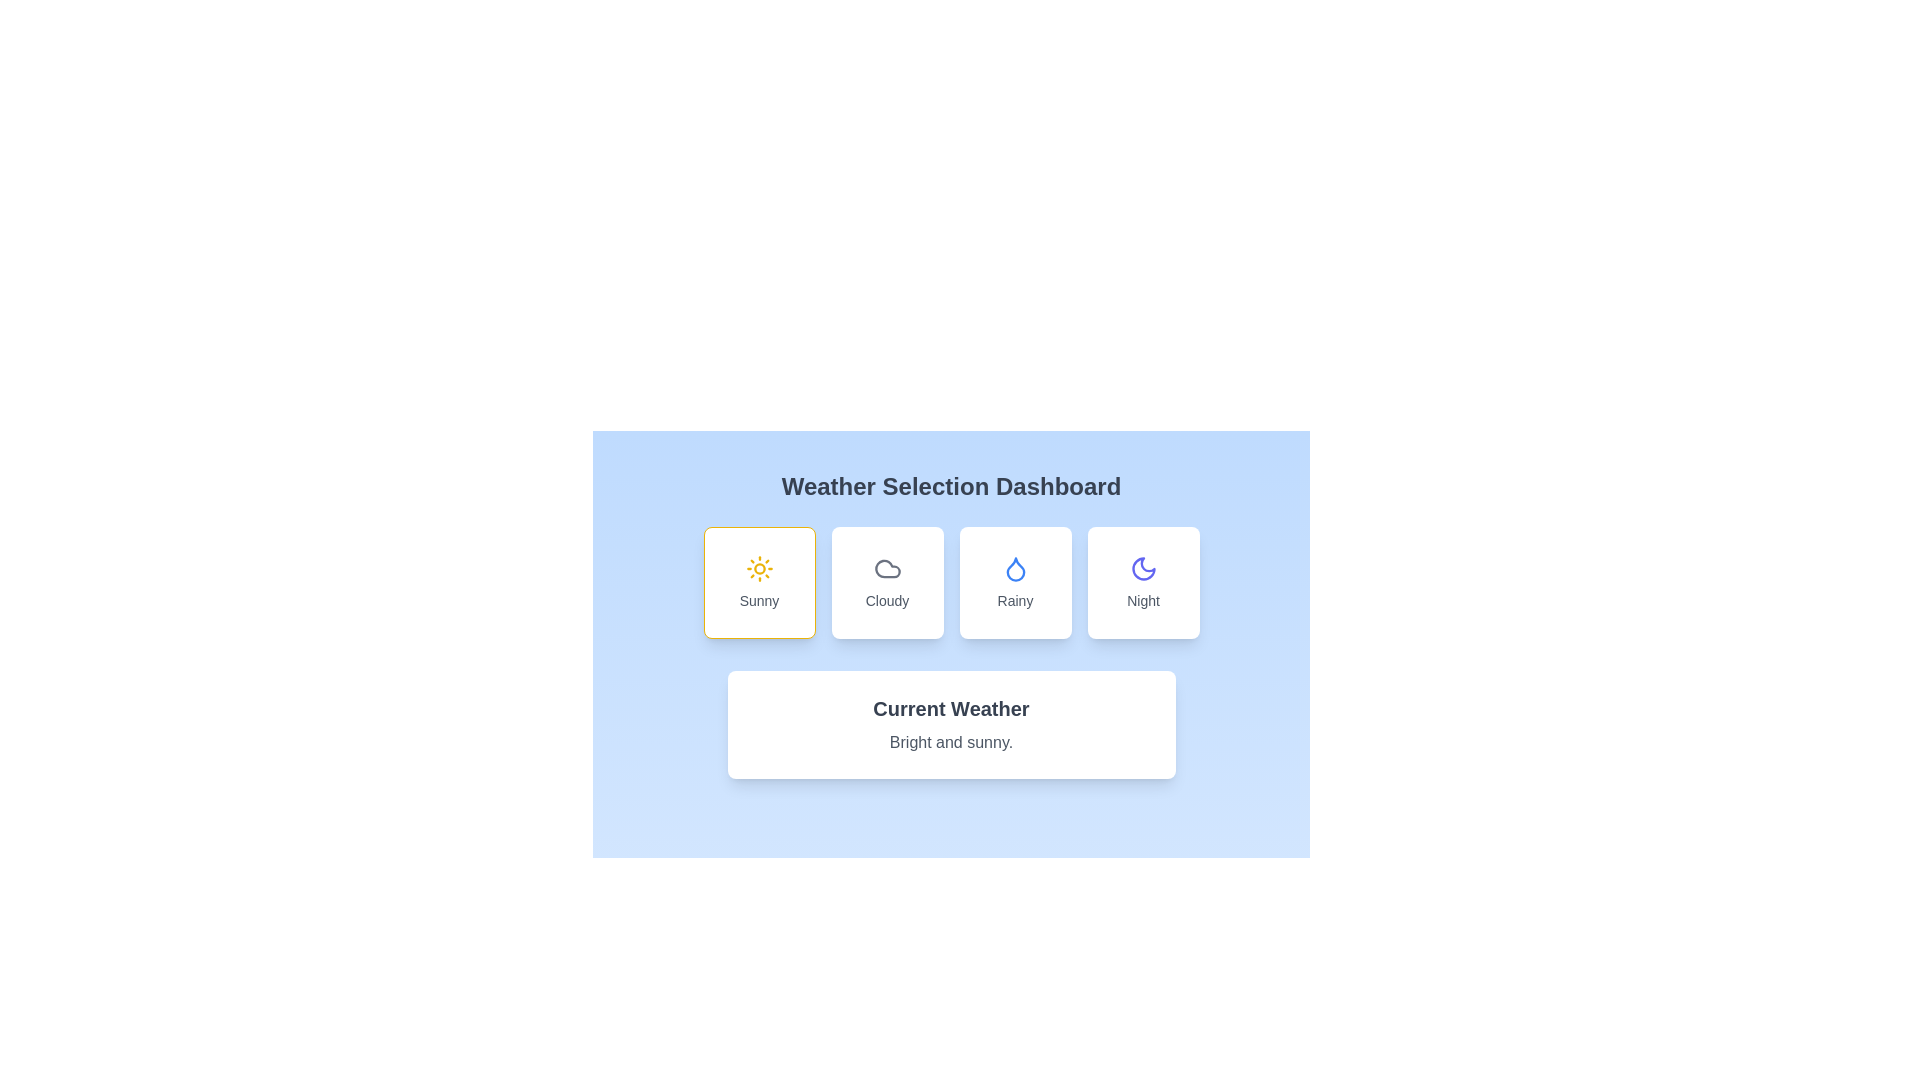 Image resolution: width=1920 pixels, height=1080 pixels. Describe the element at coordinates (950, 582) in the screenshot. I see `the 'Cloudy' button in the Group of selectable buttons for weather options, which is located below the 'Weather Selection Dashboard'` at that location.